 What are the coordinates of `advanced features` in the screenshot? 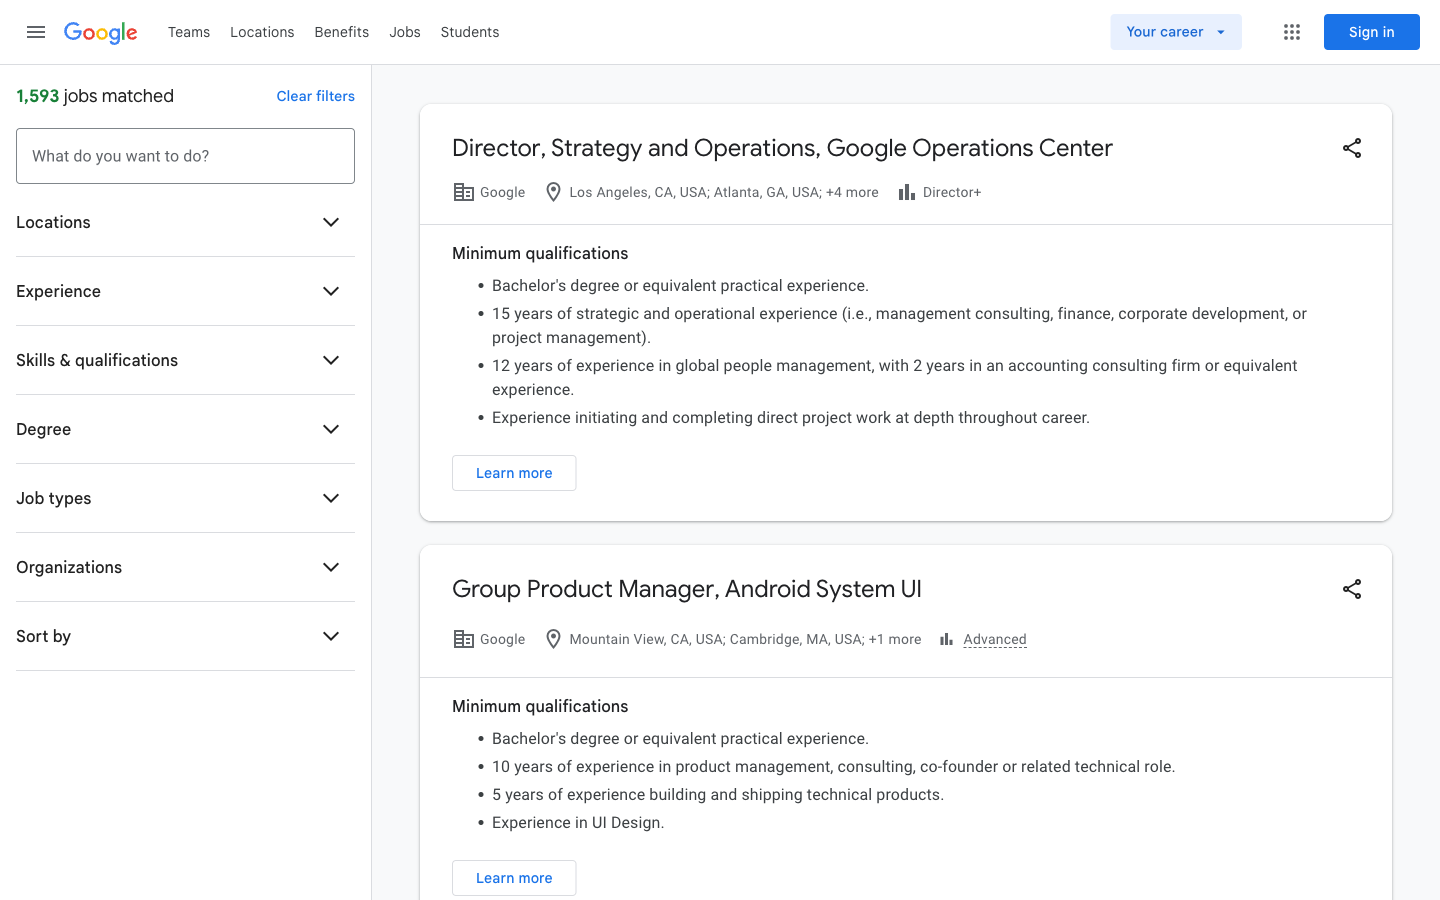 It's located at (981, 639).